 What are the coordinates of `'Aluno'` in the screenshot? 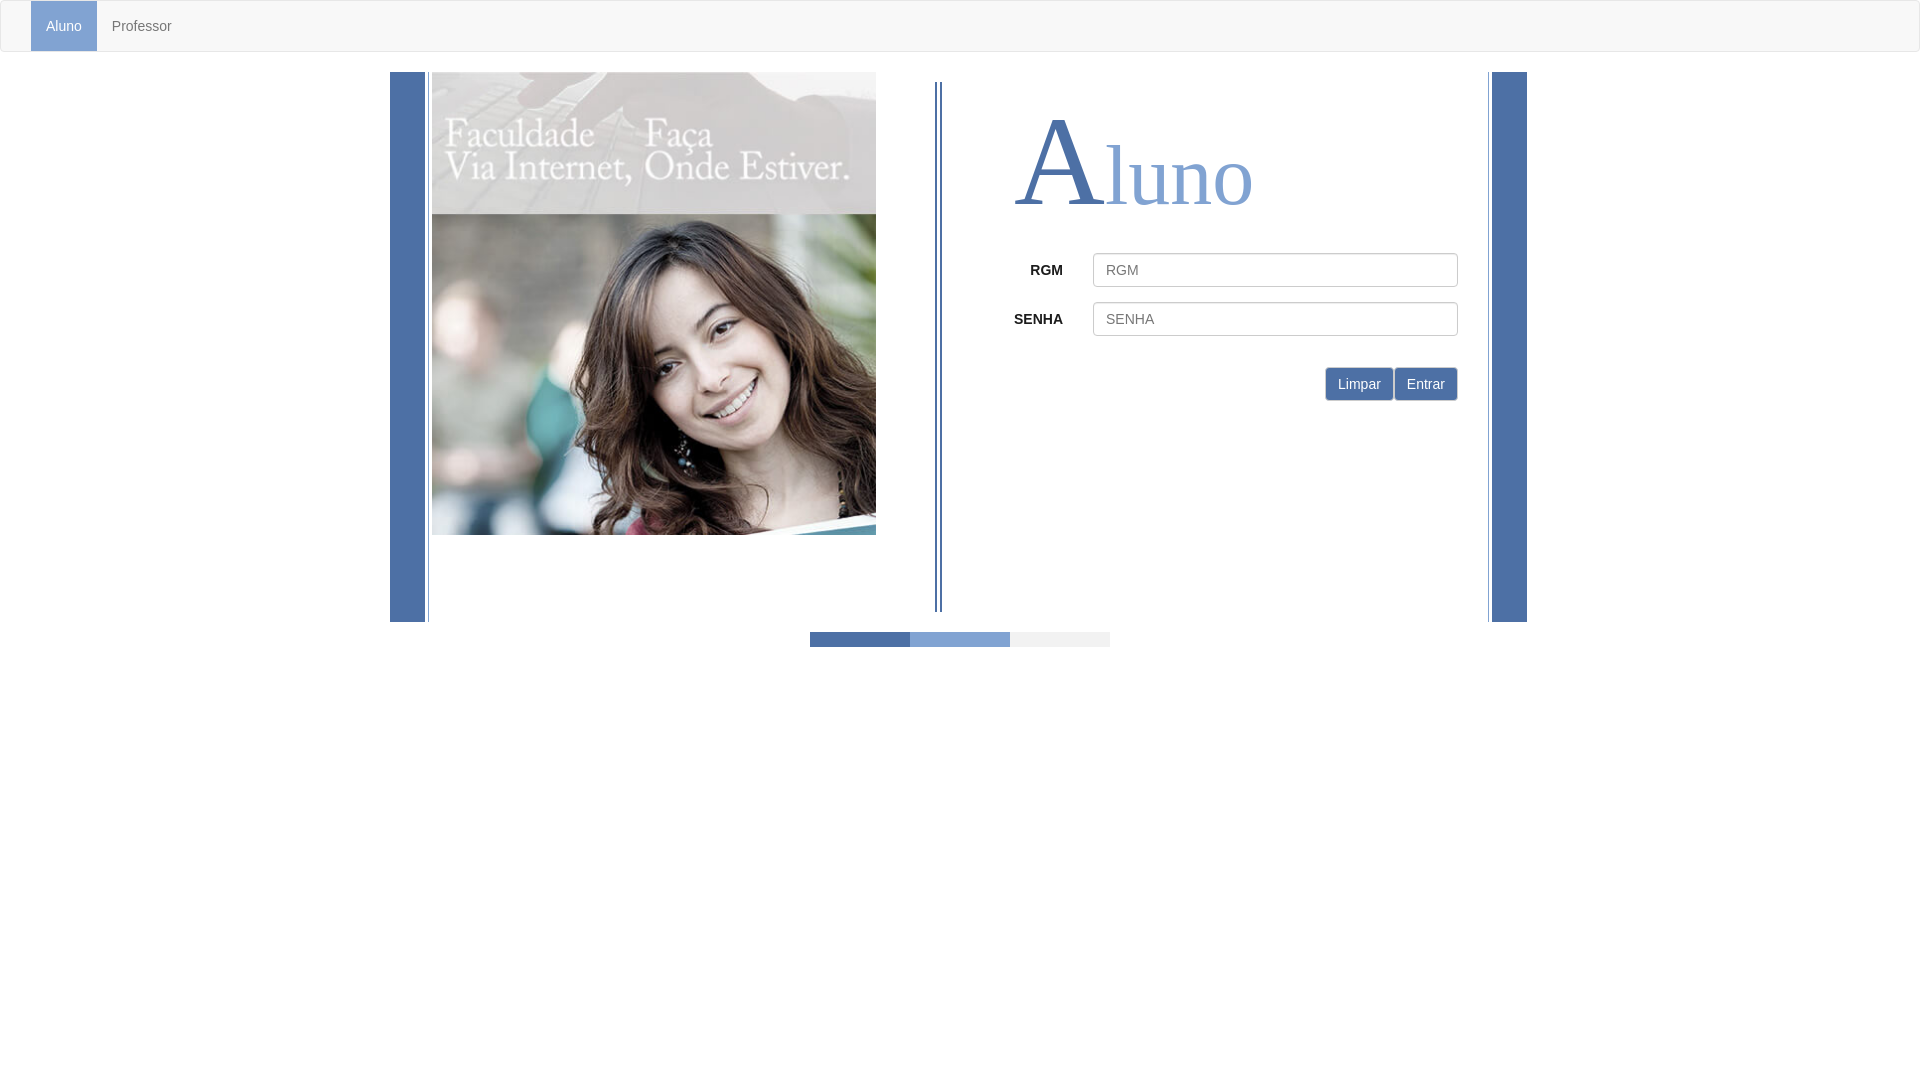 It's located at (63, 26).